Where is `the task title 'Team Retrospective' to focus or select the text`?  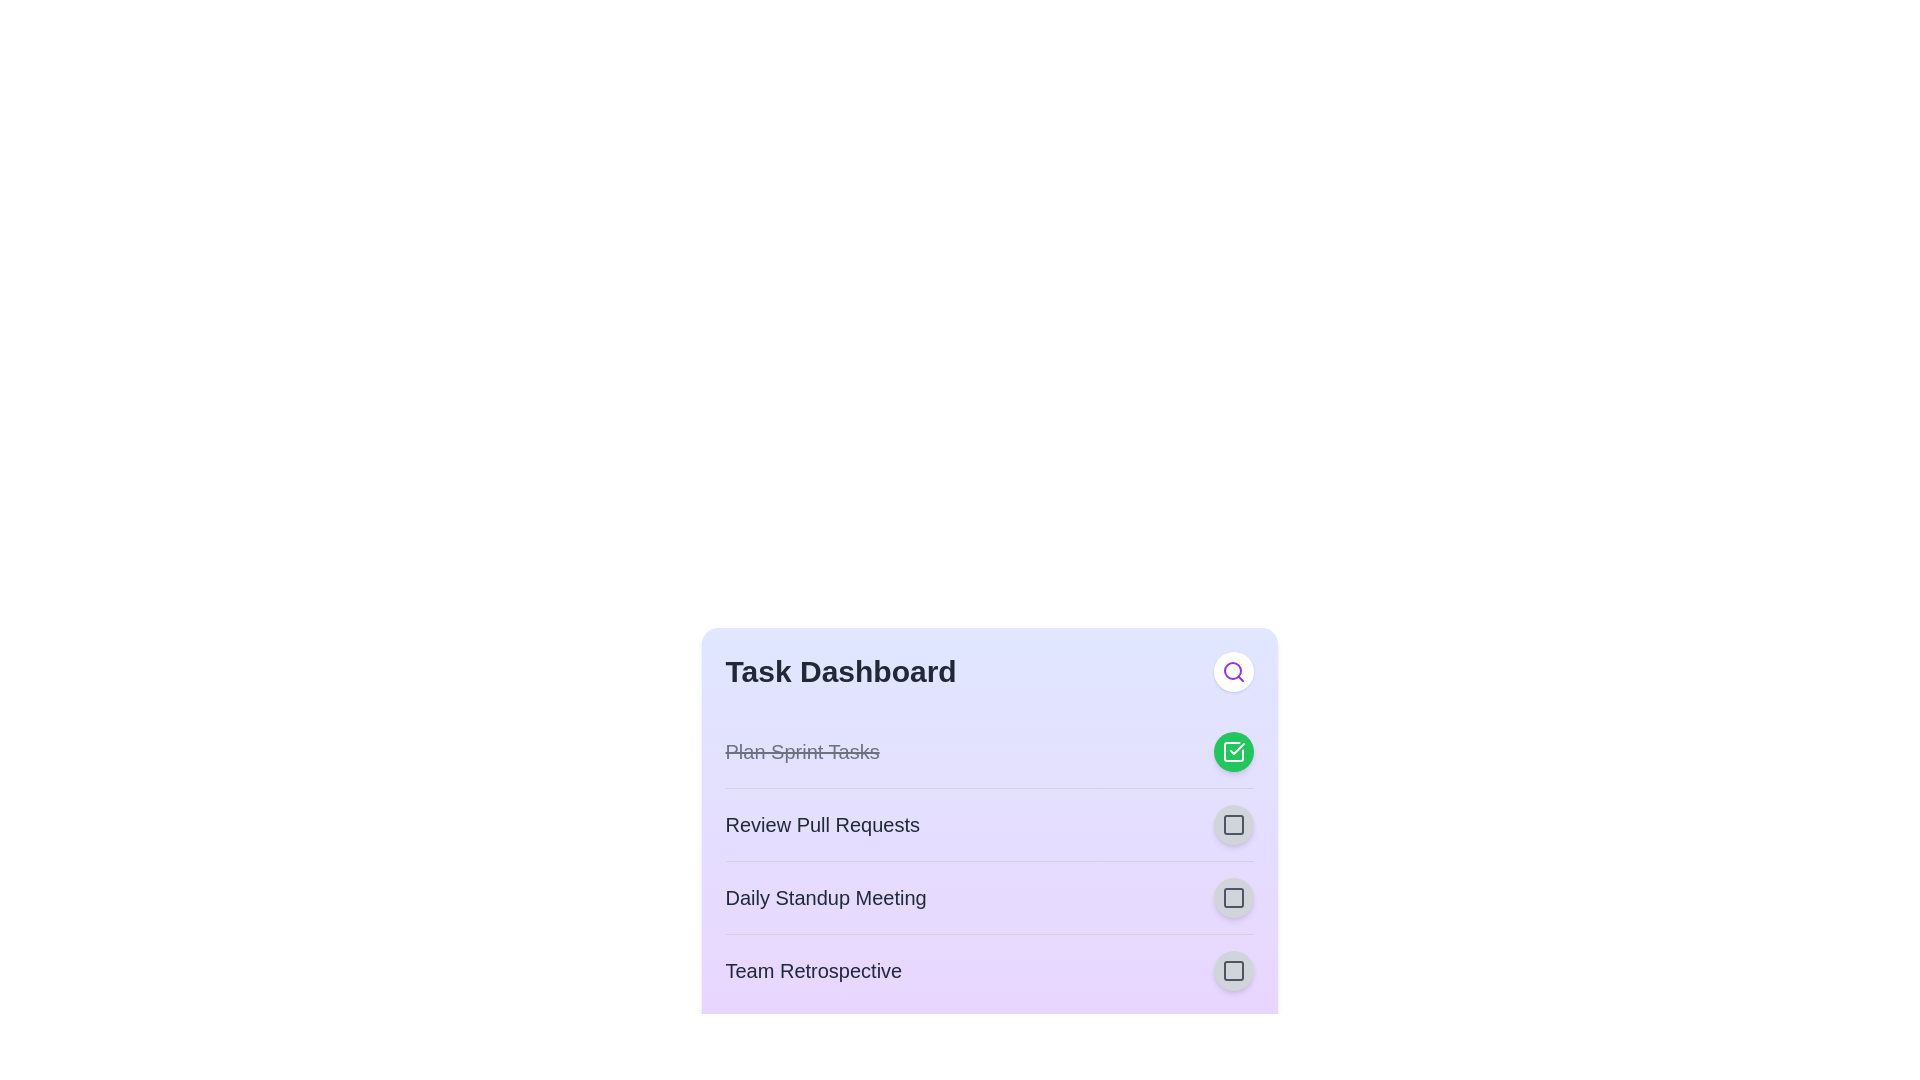 the task title 'Team Retrospective' to focus or select the text is located at coordinates (813, 970).